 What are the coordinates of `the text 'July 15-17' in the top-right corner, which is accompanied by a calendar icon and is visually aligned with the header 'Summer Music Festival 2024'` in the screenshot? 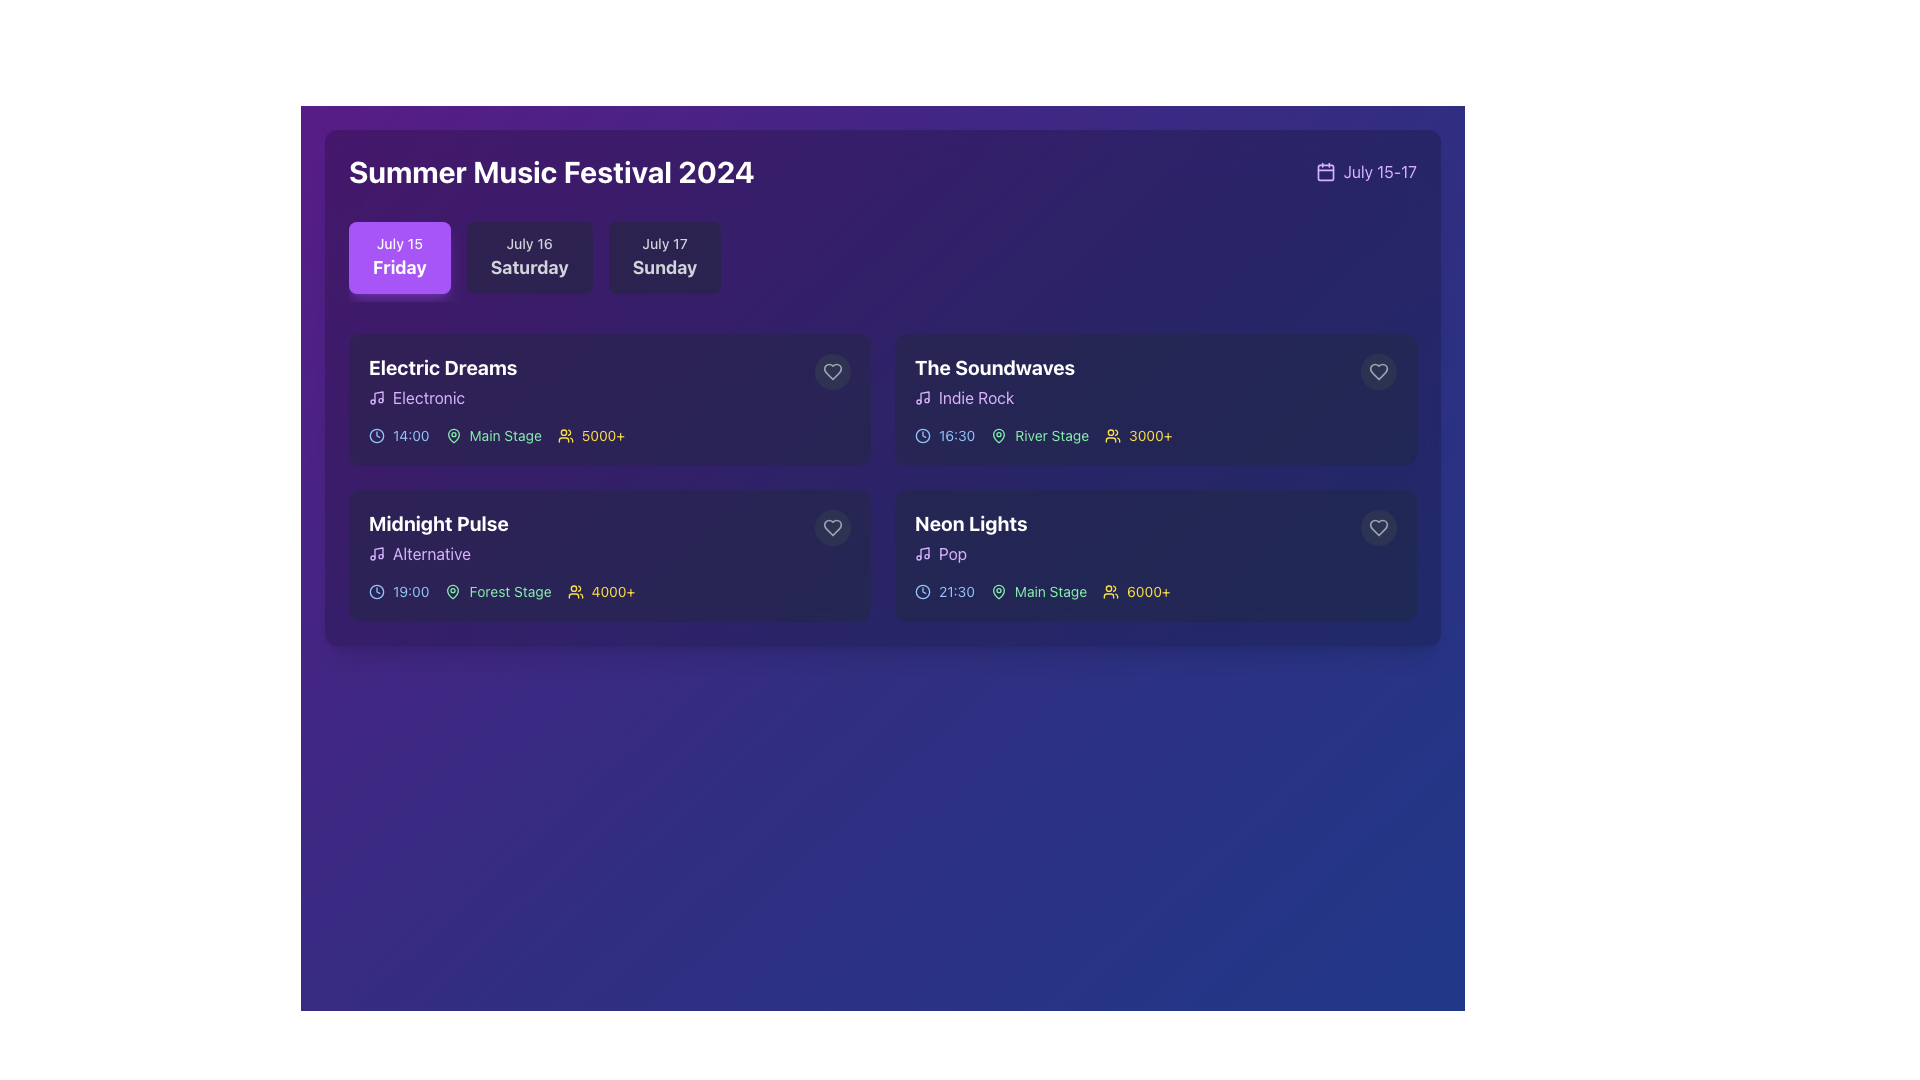 It's located at (1365, 171).